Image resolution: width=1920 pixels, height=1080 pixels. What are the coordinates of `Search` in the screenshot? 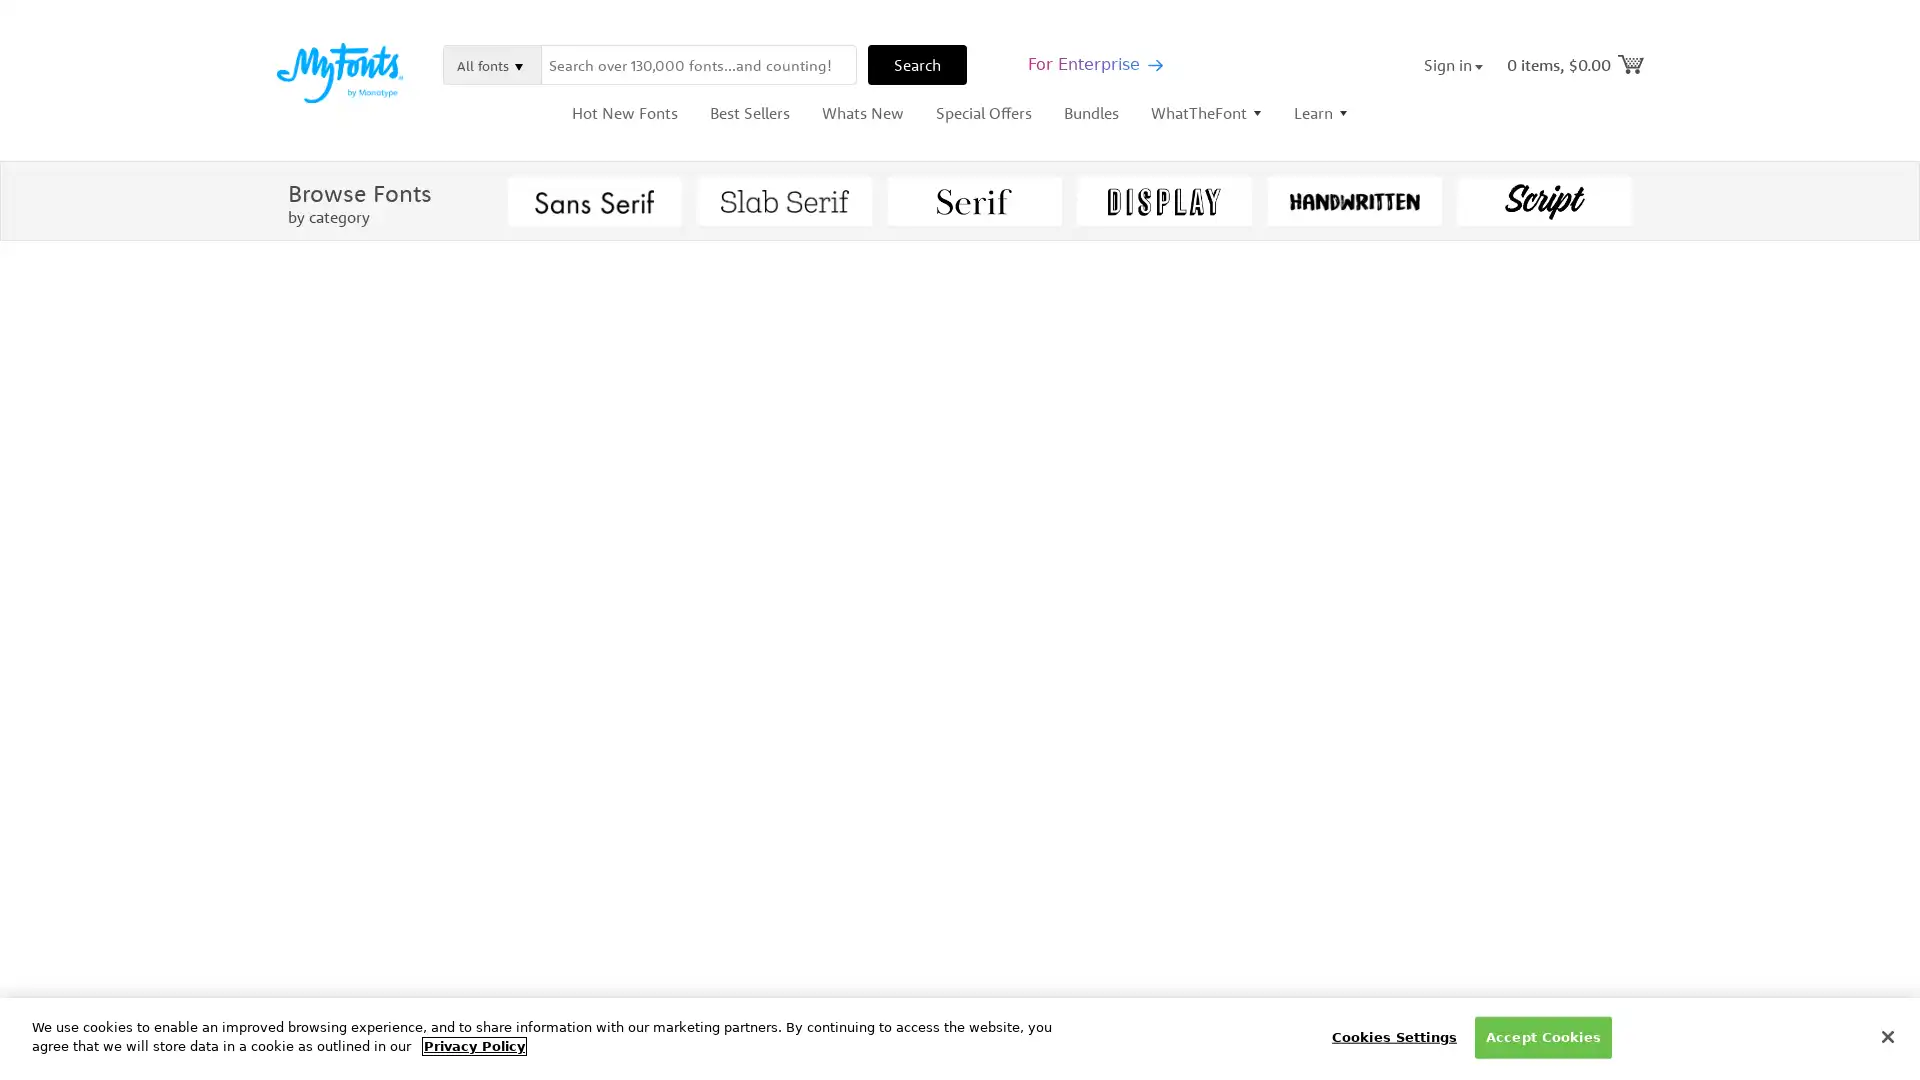 It's located at (916, 64).